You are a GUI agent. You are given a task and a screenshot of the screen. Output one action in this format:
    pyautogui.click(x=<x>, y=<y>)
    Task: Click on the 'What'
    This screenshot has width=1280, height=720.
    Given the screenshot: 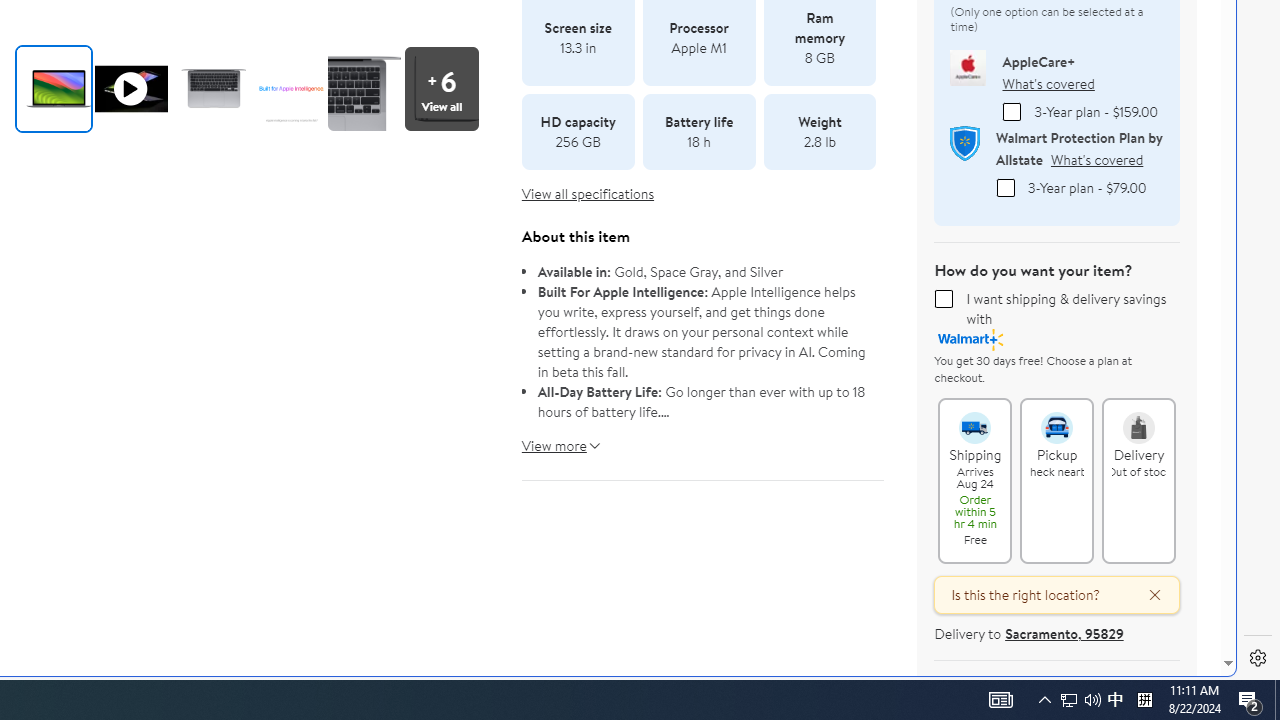 What is the action you would take?
    pyautogui.click(x=1047, y=82)
    